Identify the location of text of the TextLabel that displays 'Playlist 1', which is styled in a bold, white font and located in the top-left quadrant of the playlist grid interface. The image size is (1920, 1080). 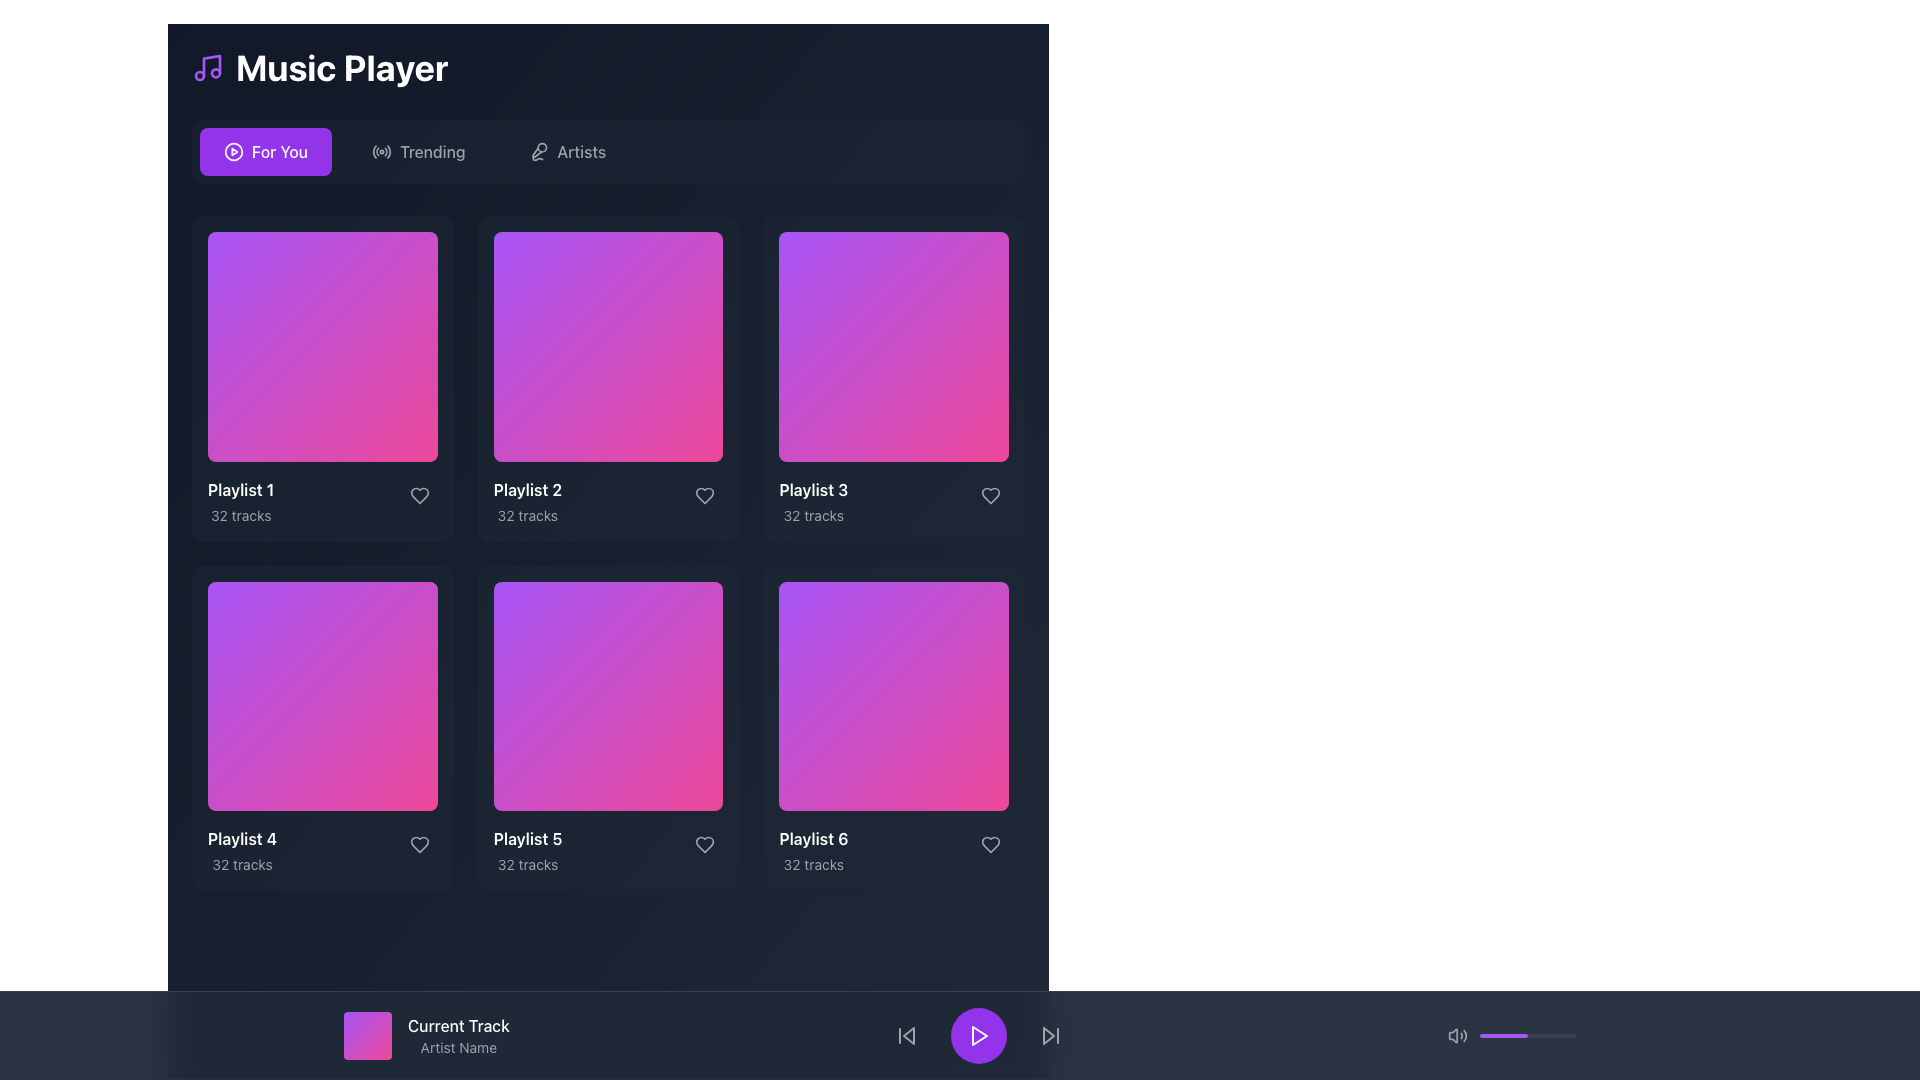
(240, 489).